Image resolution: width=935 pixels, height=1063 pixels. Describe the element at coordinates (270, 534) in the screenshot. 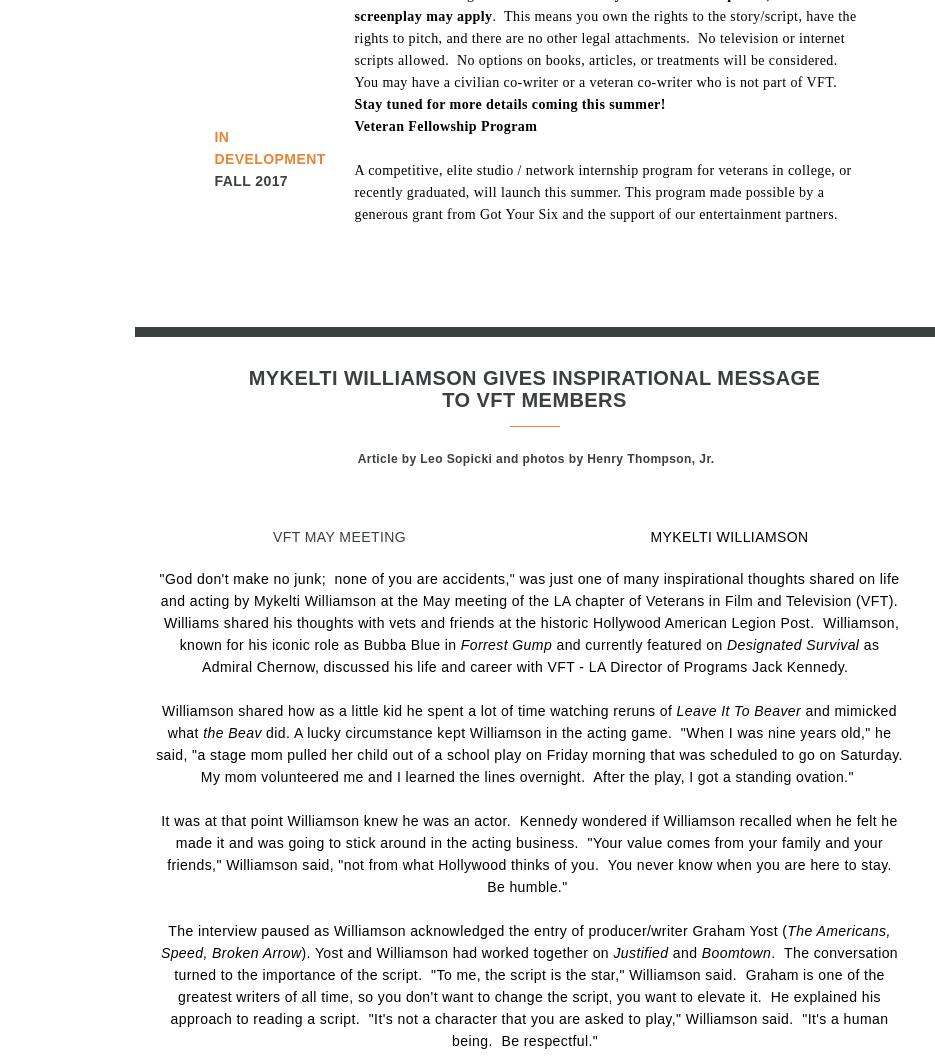

I see `'VFT MAY MEETING'` at that location.